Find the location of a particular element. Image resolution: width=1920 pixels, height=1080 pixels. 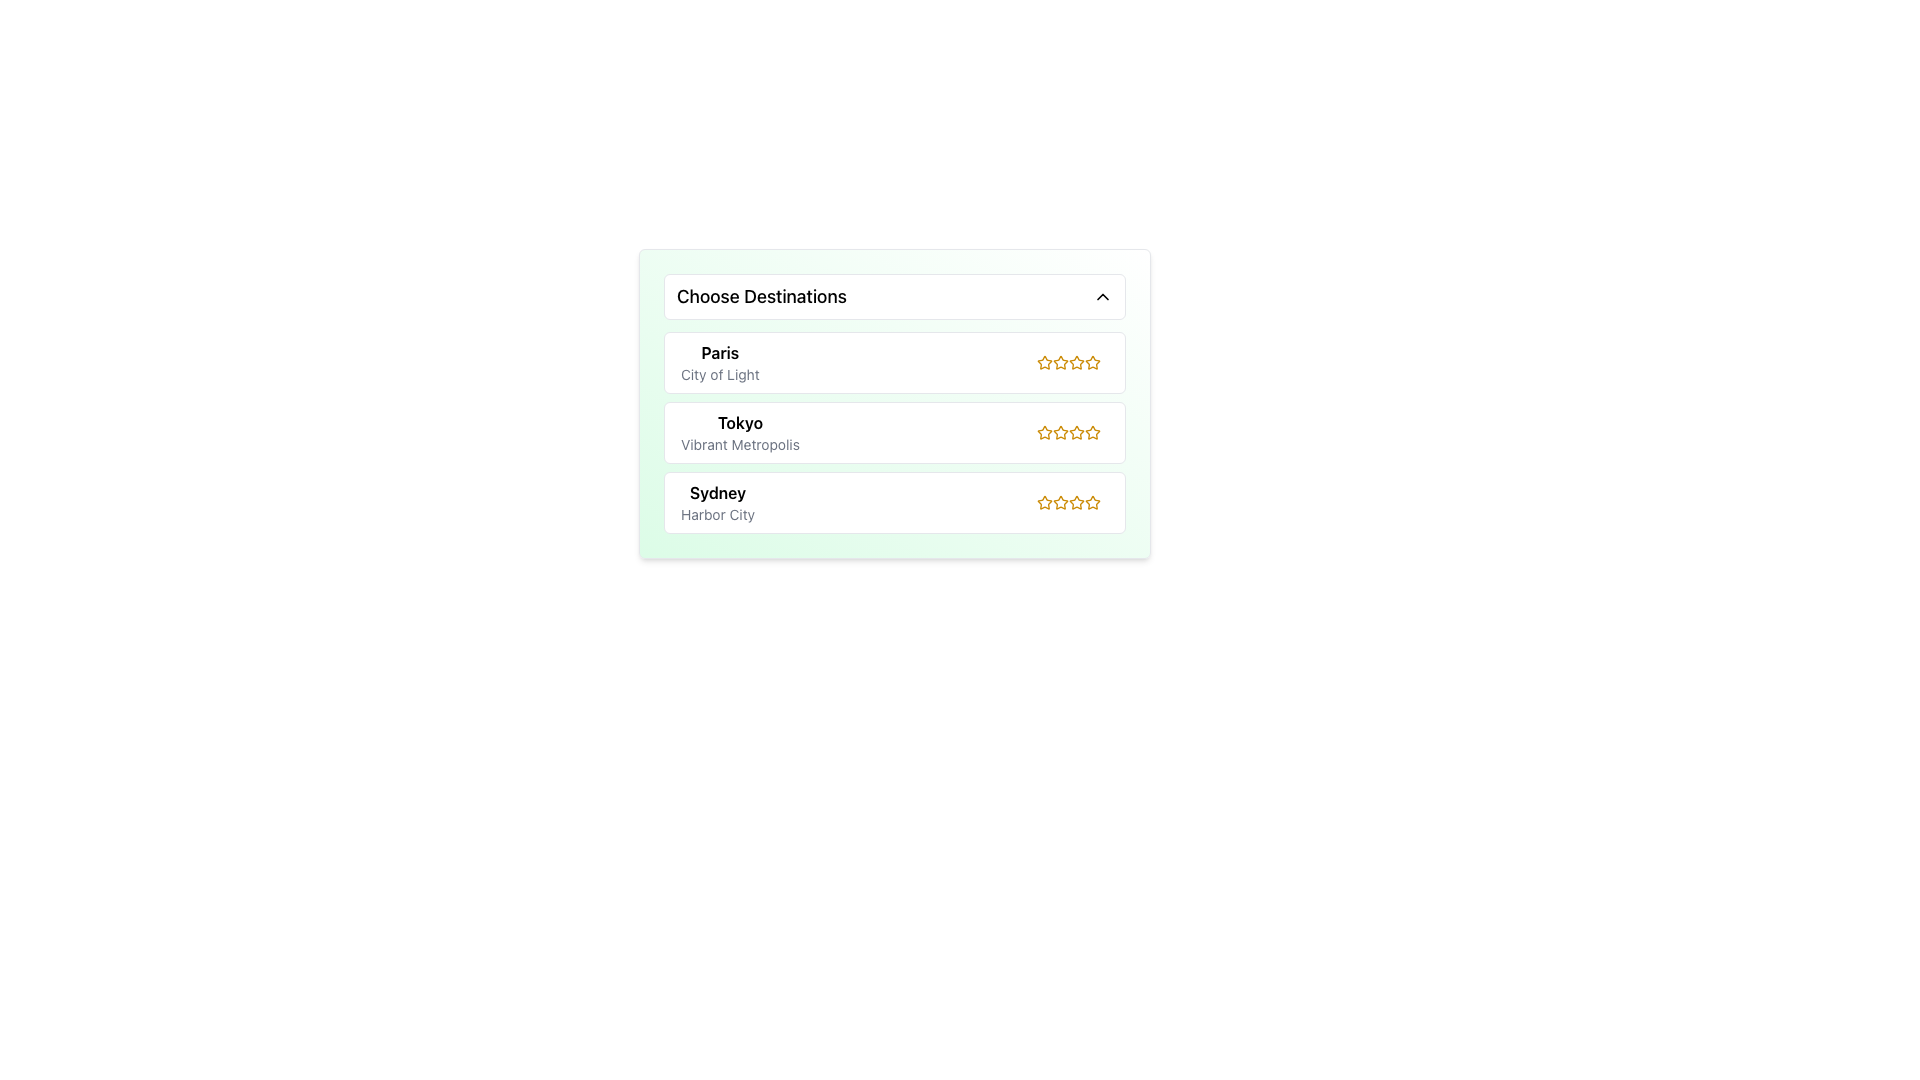

the third star icon in the horizontal row of five stars next to the 'Sydney' label to trigger tooltip or highlight effects is located at coordinates (1092, 501).